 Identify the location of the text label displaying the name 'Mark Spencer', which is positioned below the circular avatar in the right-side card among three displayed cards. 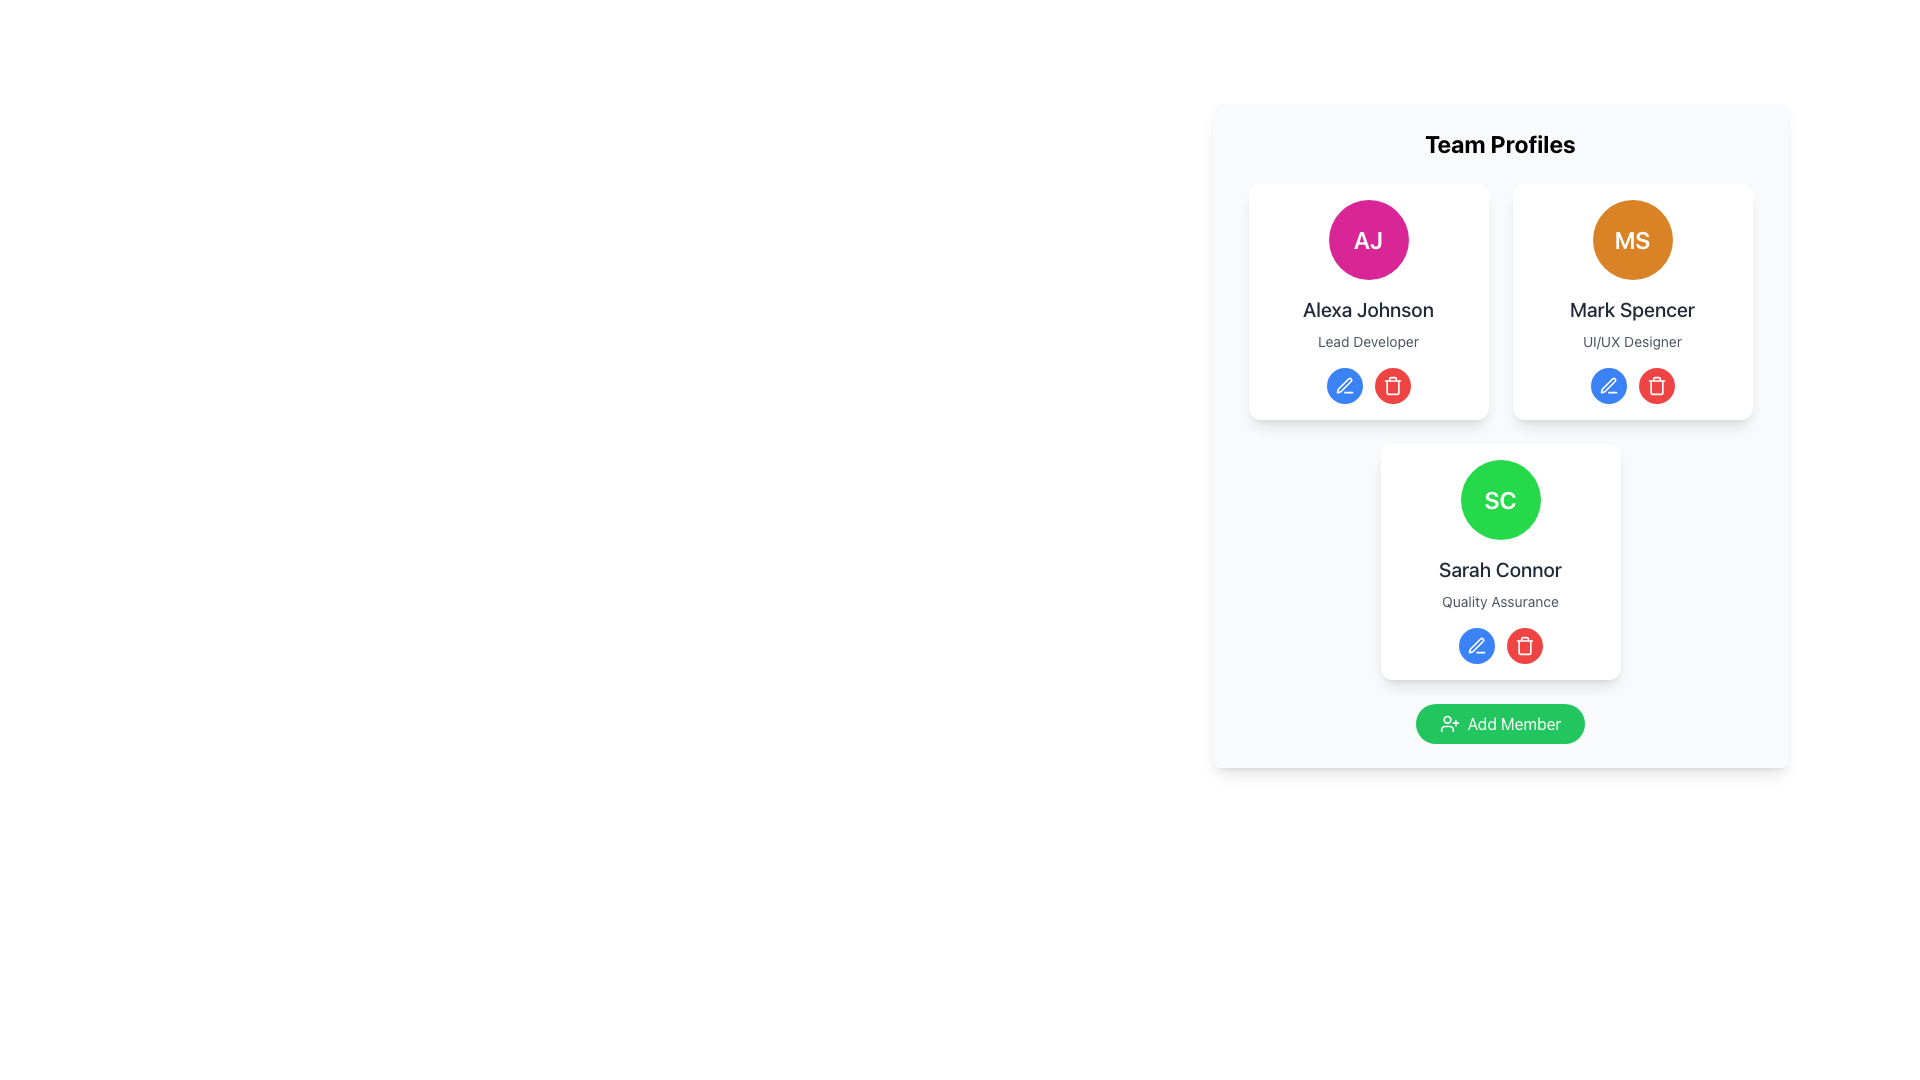
(1632, 309).